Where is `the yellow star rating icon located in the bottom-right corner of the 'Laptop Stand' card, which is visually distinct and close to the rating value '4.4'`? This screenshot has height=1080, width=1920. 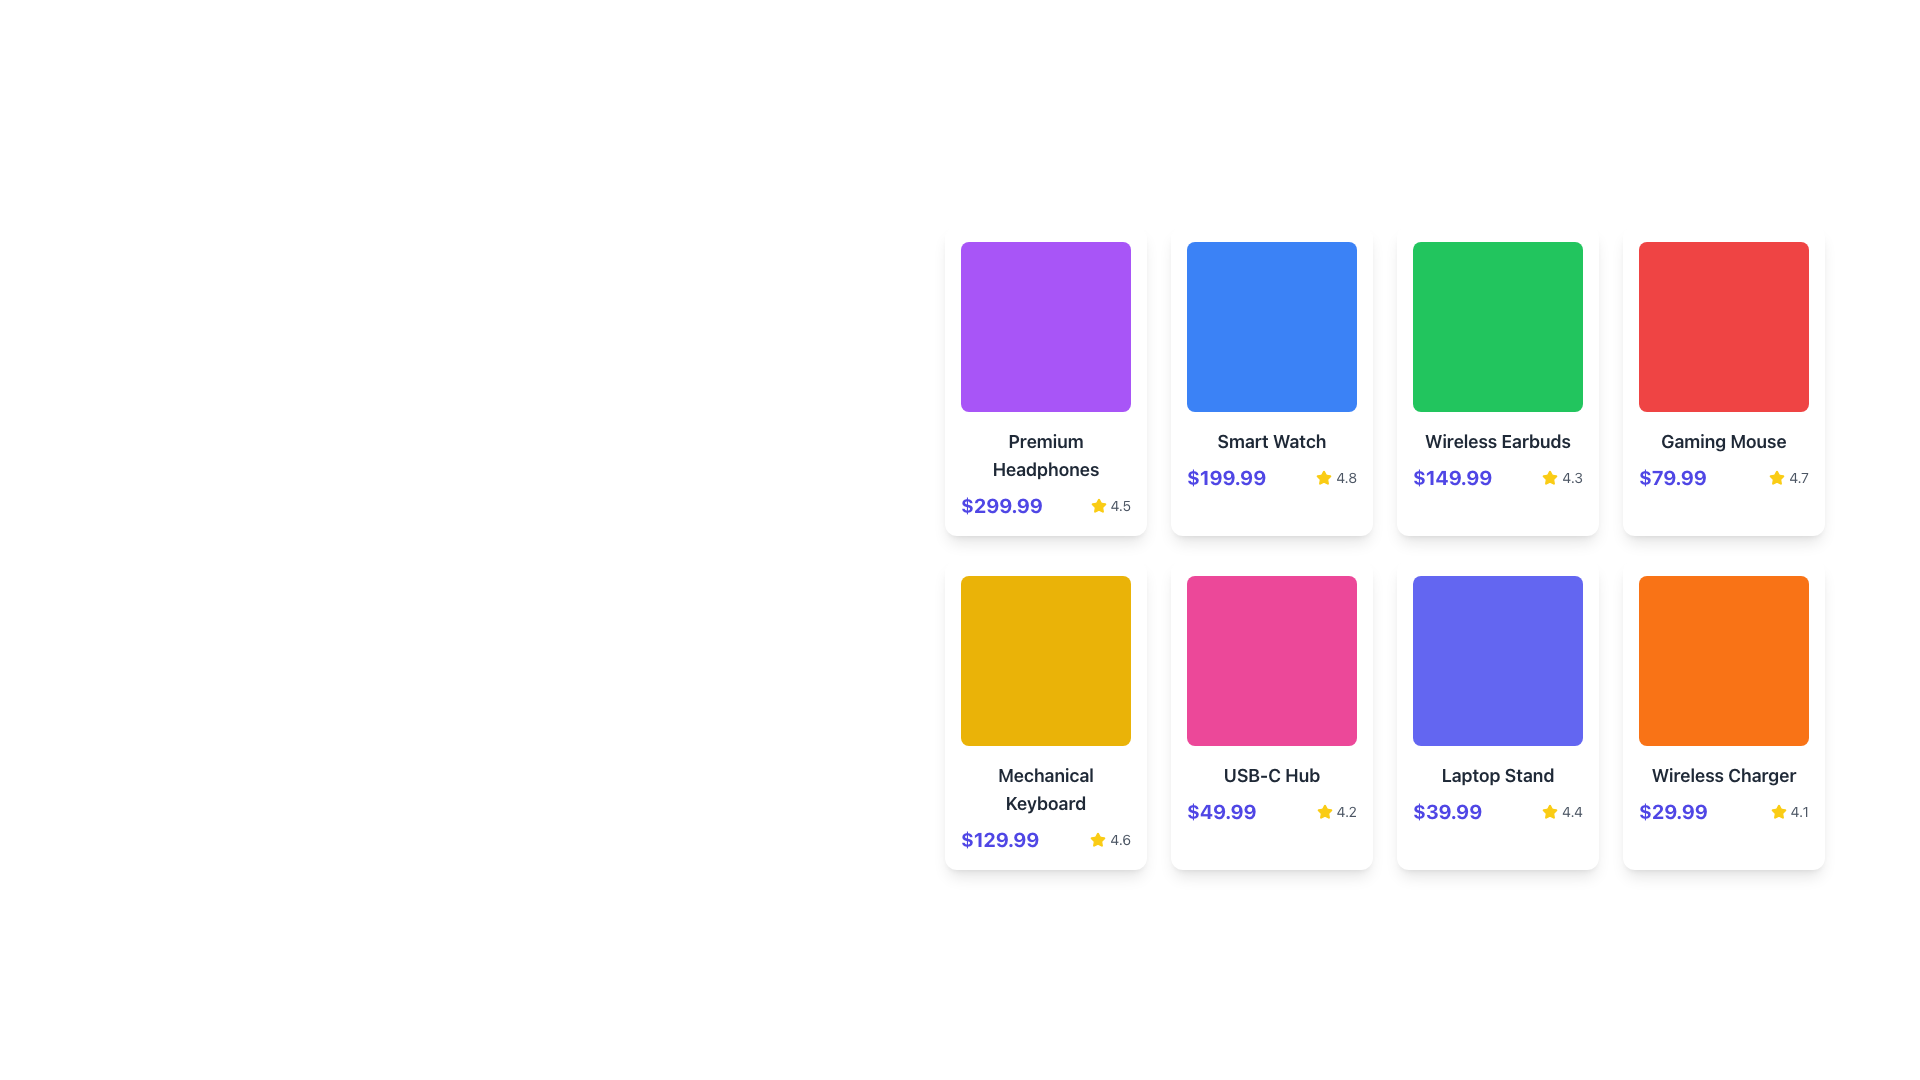 the yellow star rating icon located in the bottom-right corner of the 'Laptop Stand' card, which is visually distinct and close to the rating value '4.4' is located at coordinates (1549, 811).